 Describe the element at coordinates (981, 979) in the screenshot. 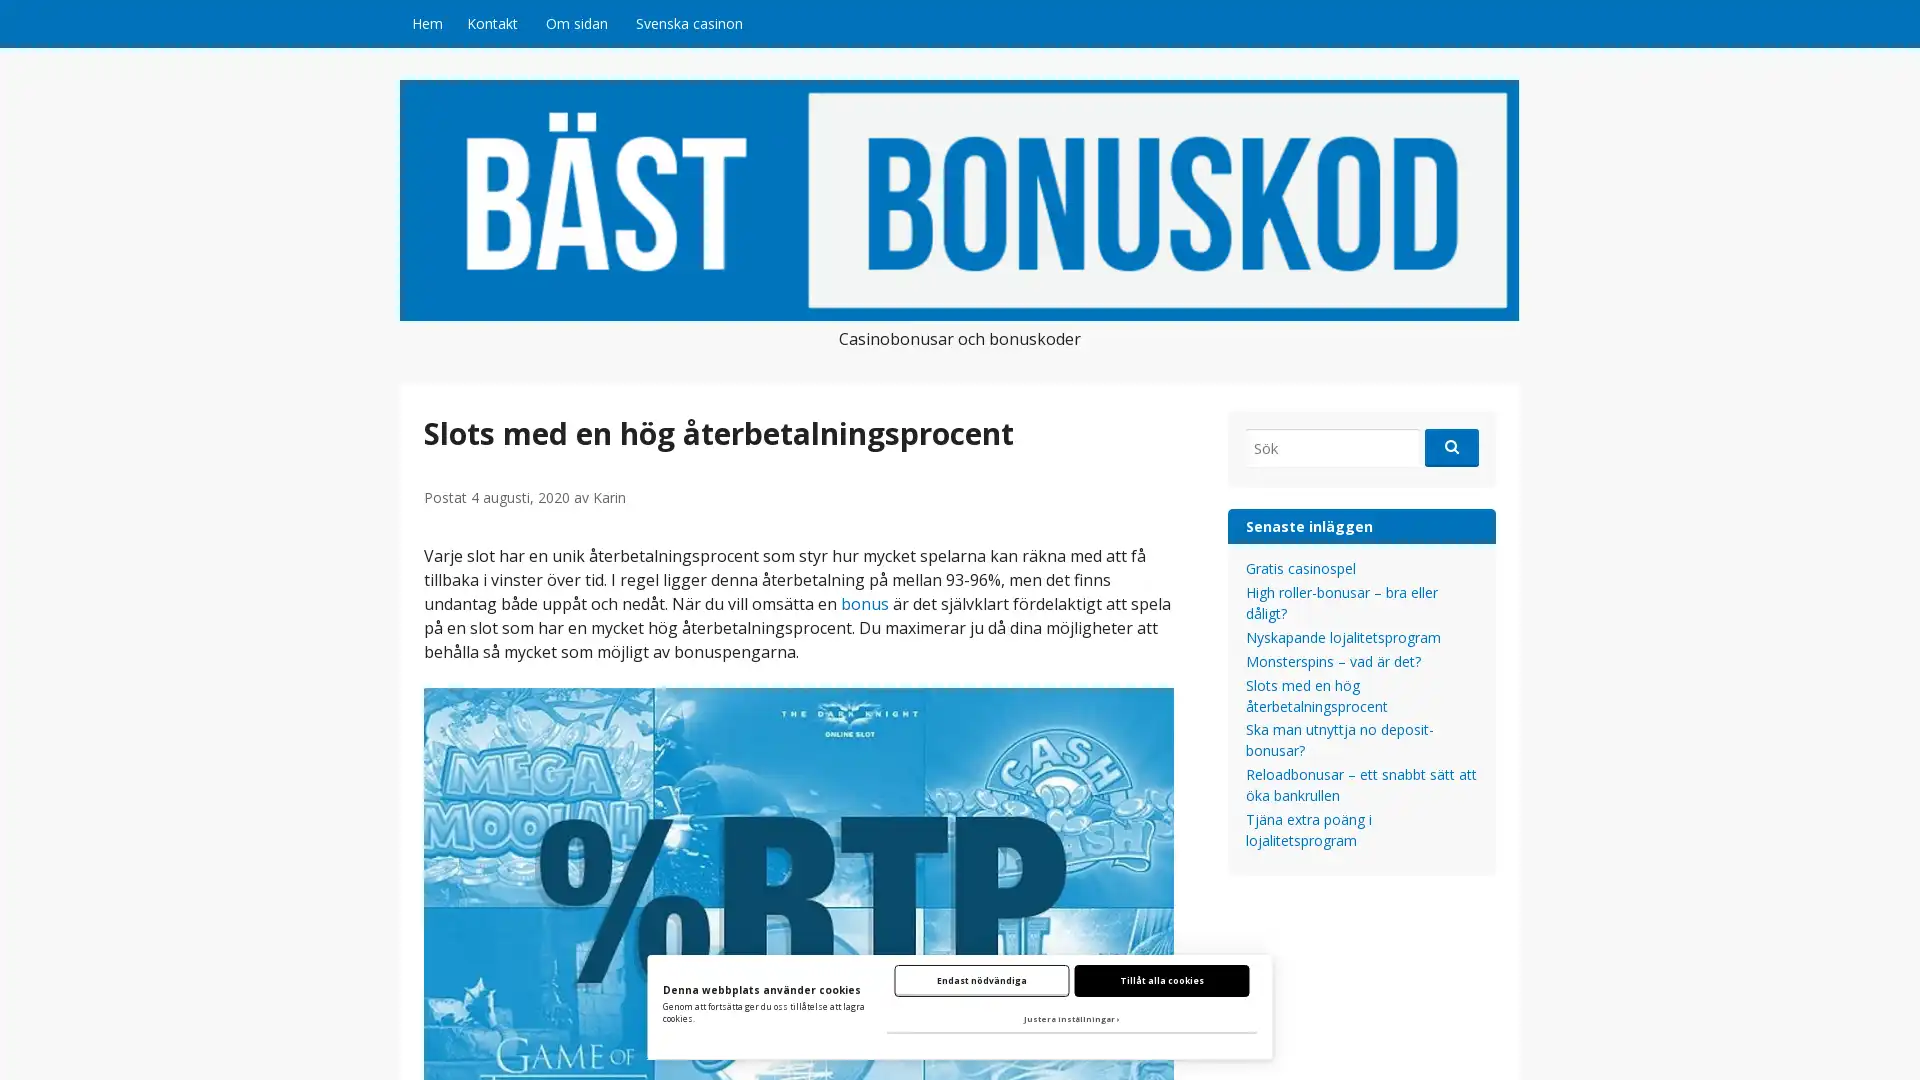

I see `Endast nodvandiga` at that location.